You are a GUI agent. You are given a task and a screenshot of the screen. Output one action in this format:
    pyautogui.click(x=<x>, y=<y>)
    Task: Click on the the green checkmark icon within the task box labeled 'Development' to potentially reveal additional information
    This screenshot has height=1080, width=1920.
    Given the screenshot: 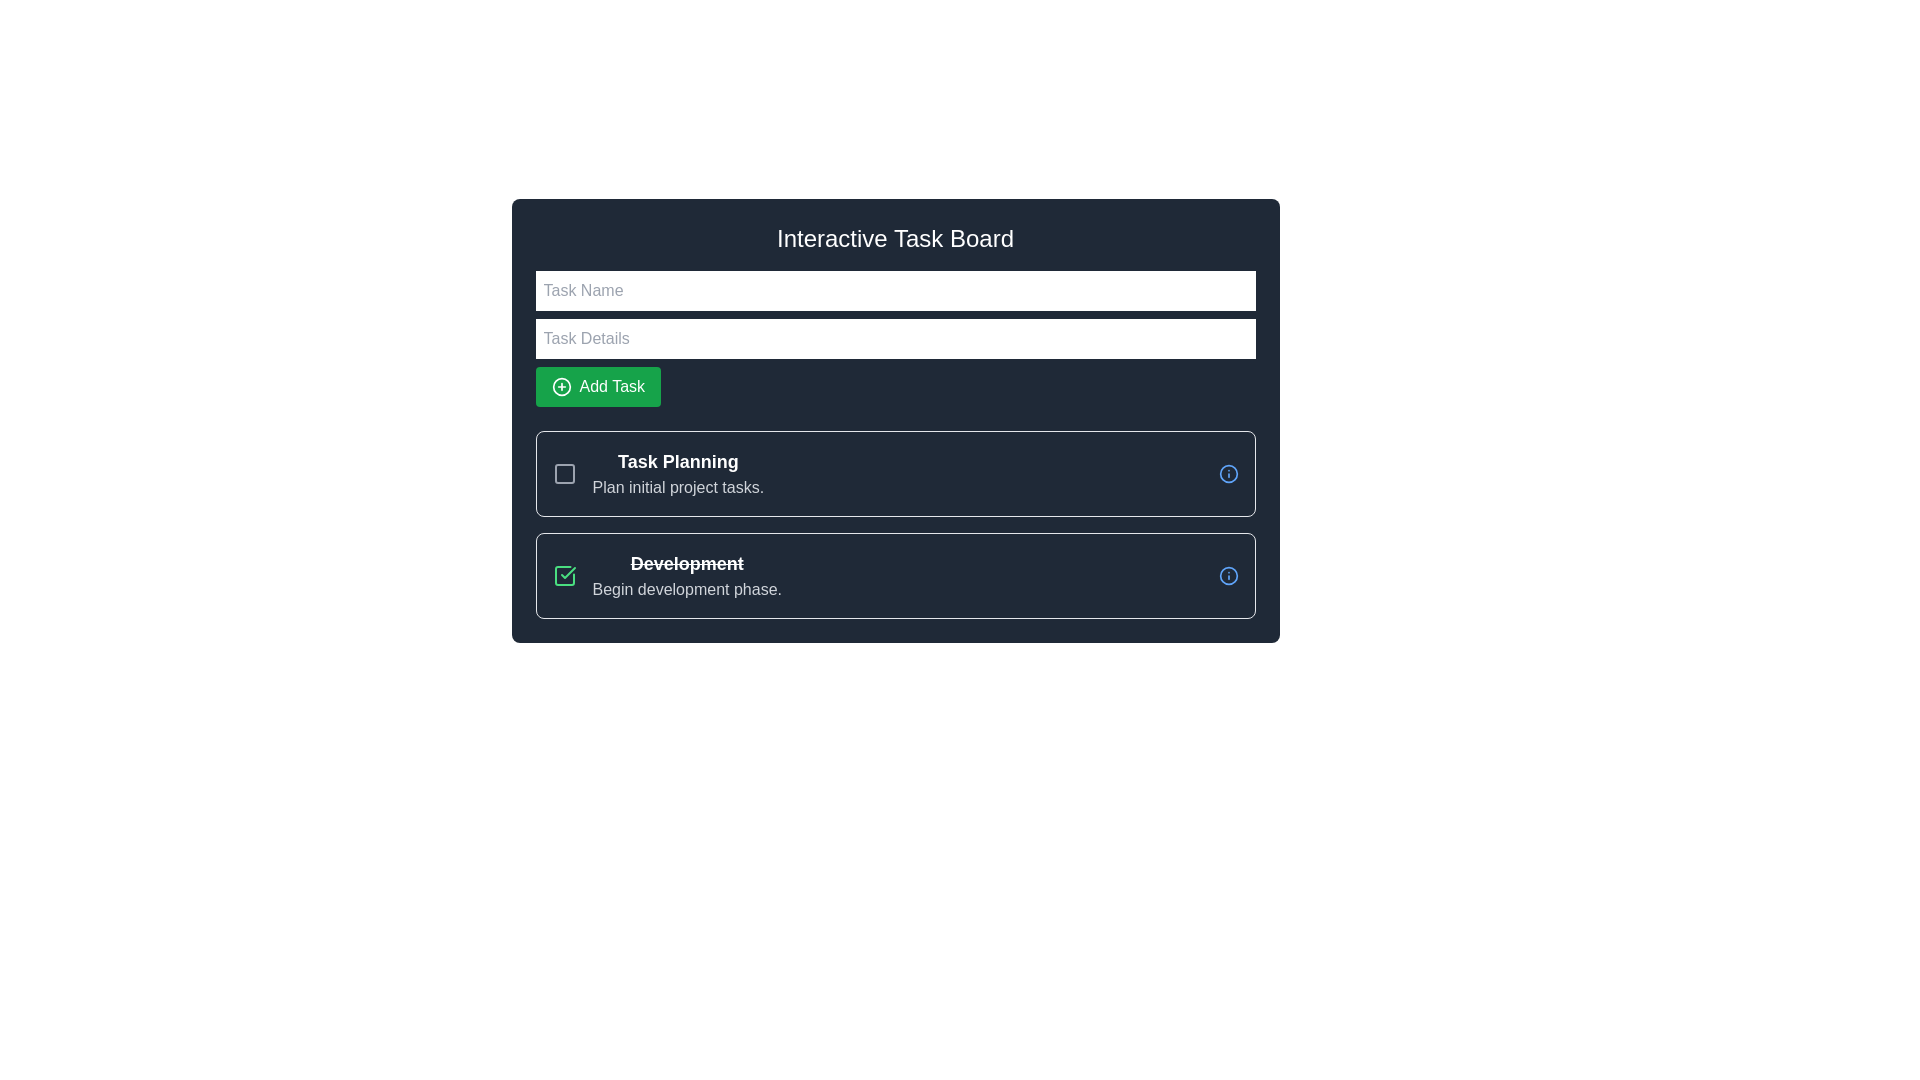 What is the action you would take?
    pyautogui.click(x=563, y=575)
    